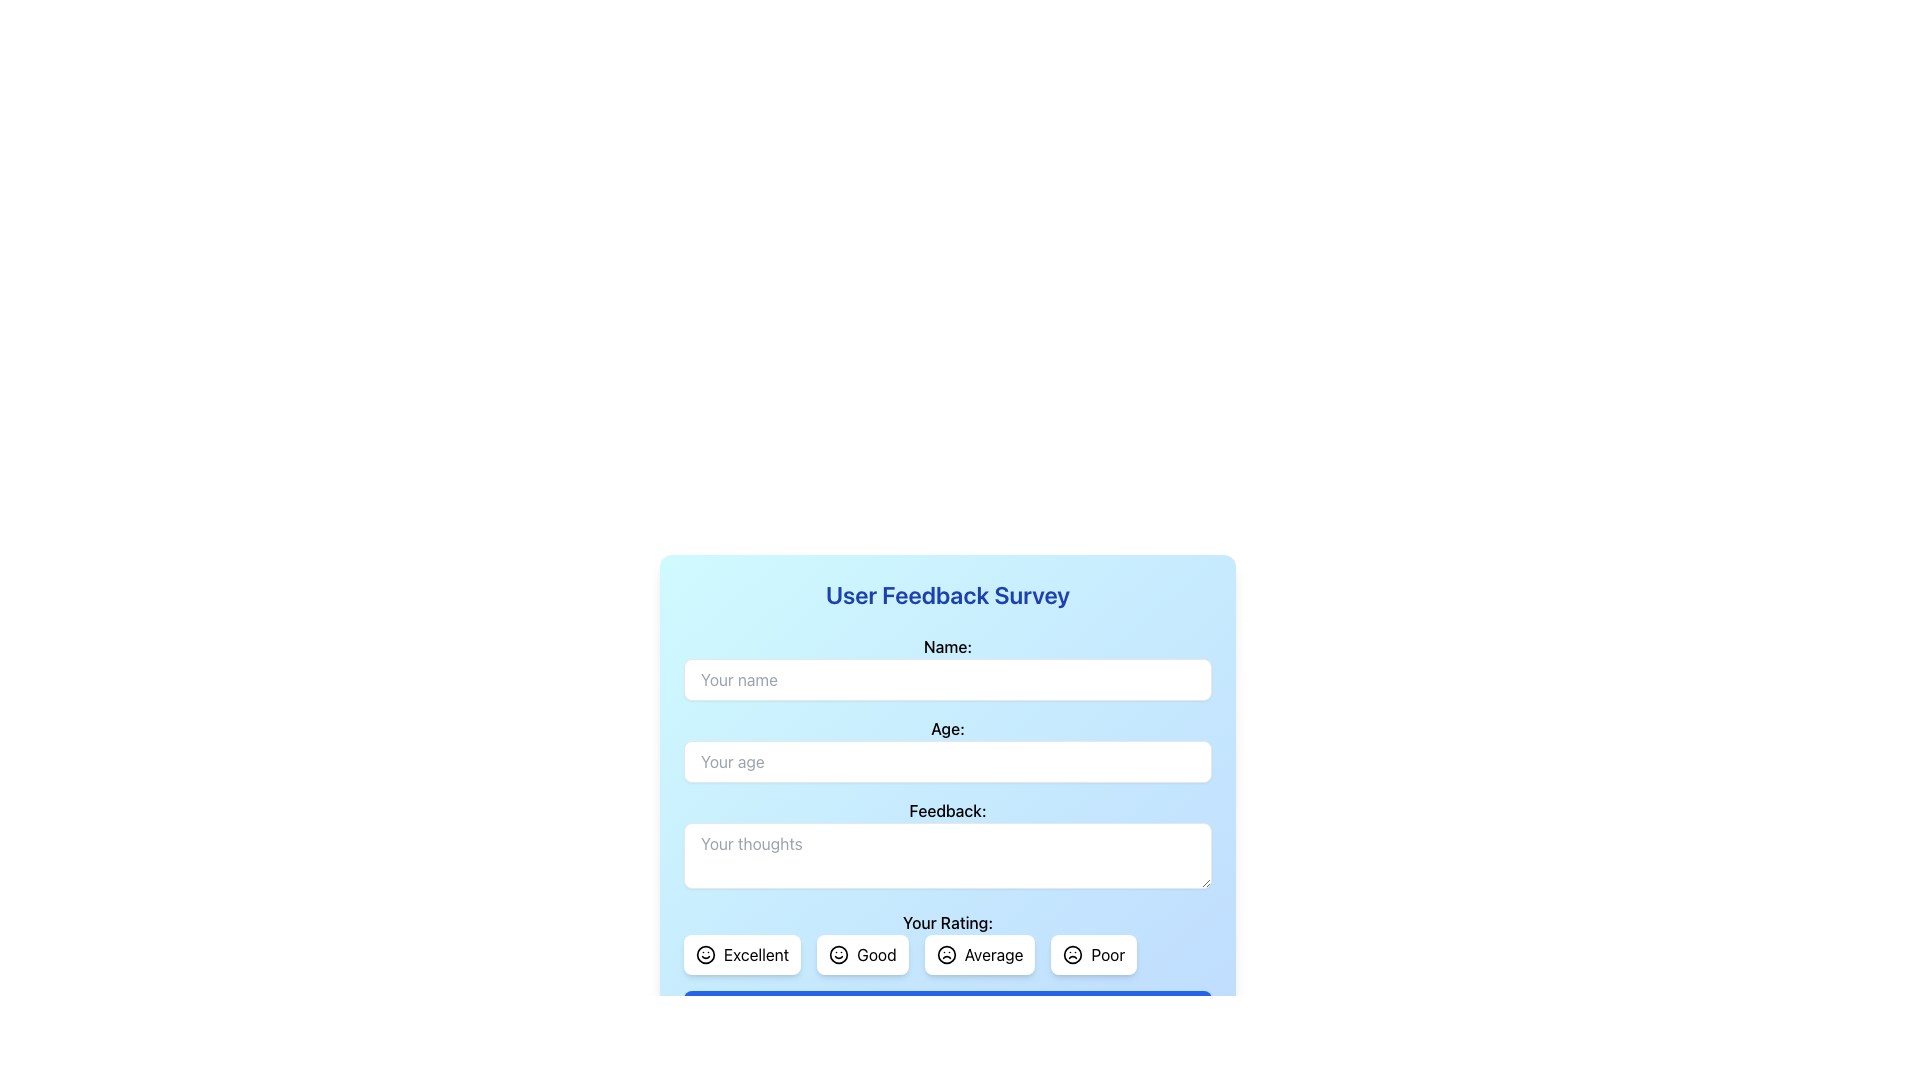 This screenshot has width=1920, height=1080. Describe the element at coordinates (979, 954) in the screenshot. I see `the 'Average' button in the feedback survey` at that location.